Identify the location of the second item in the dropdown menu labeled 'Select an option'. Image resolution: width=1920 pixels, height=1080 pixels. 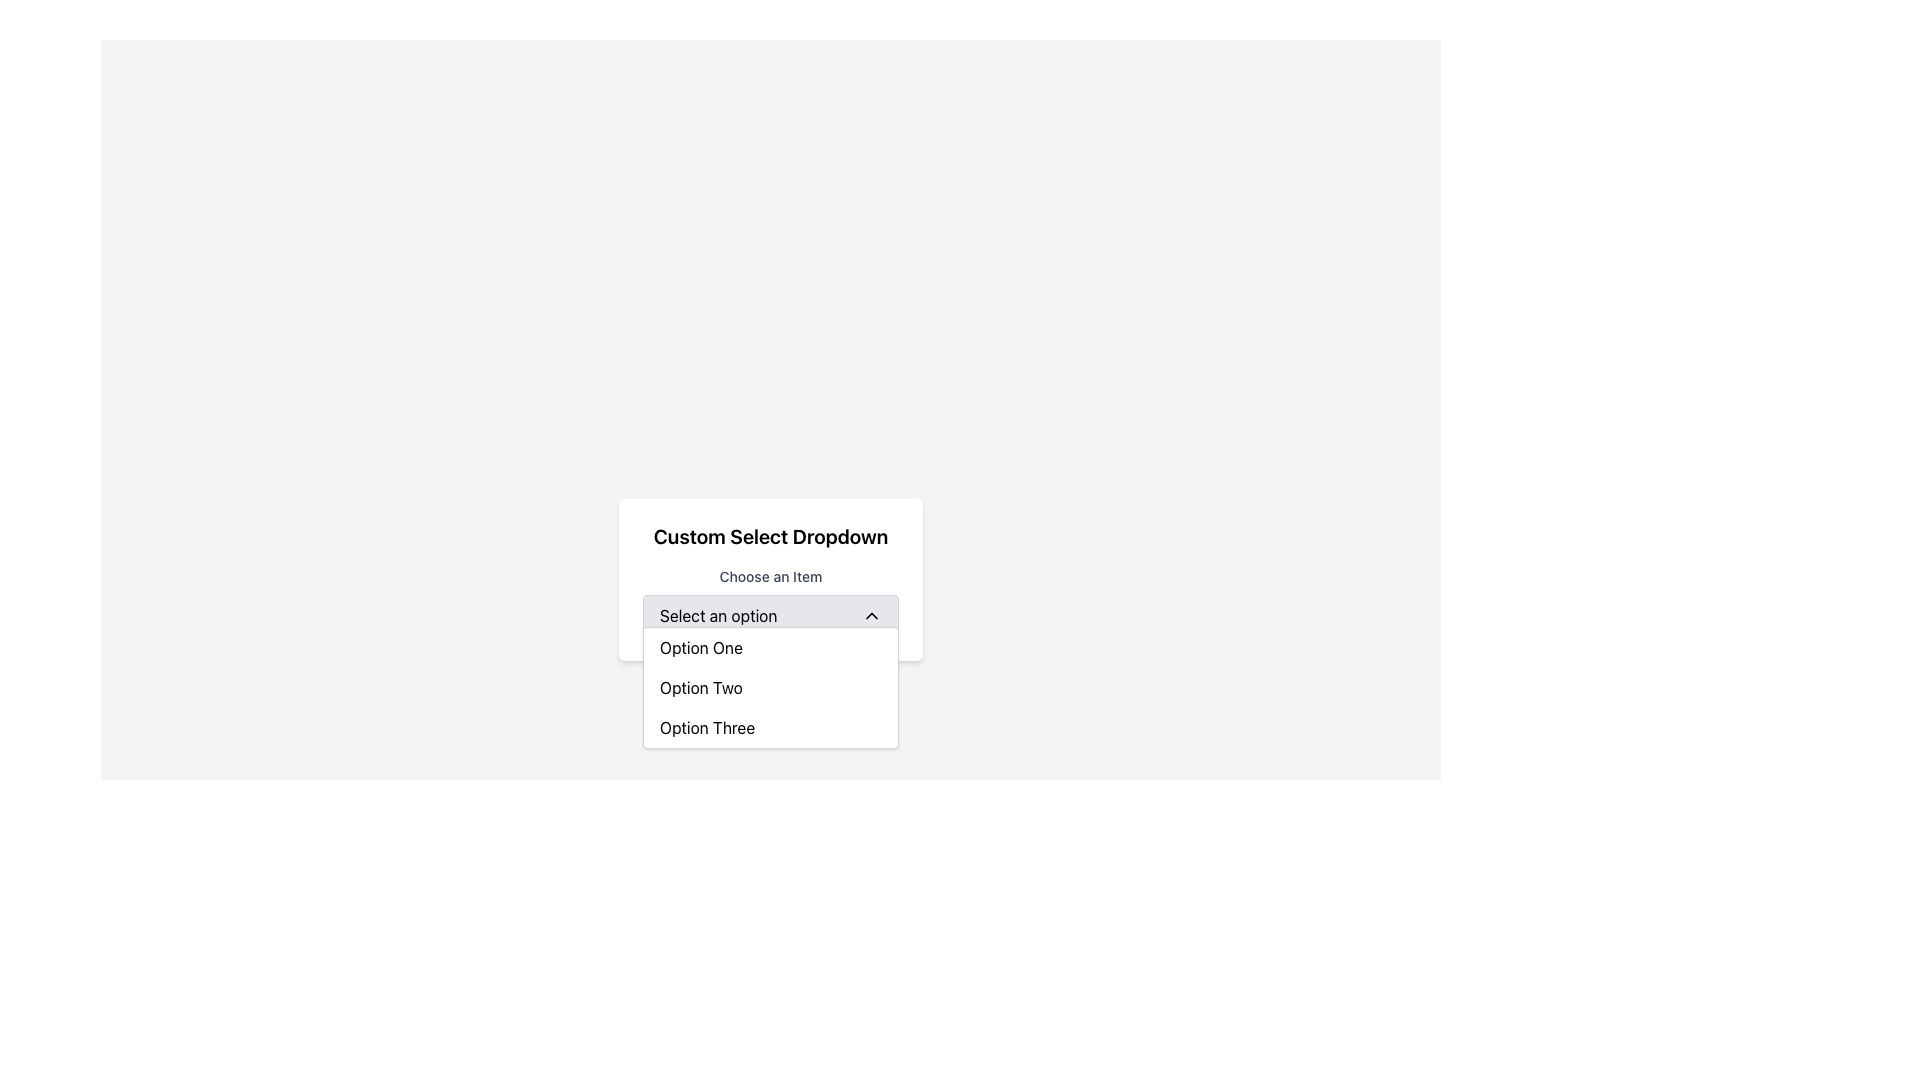
(770, 686).